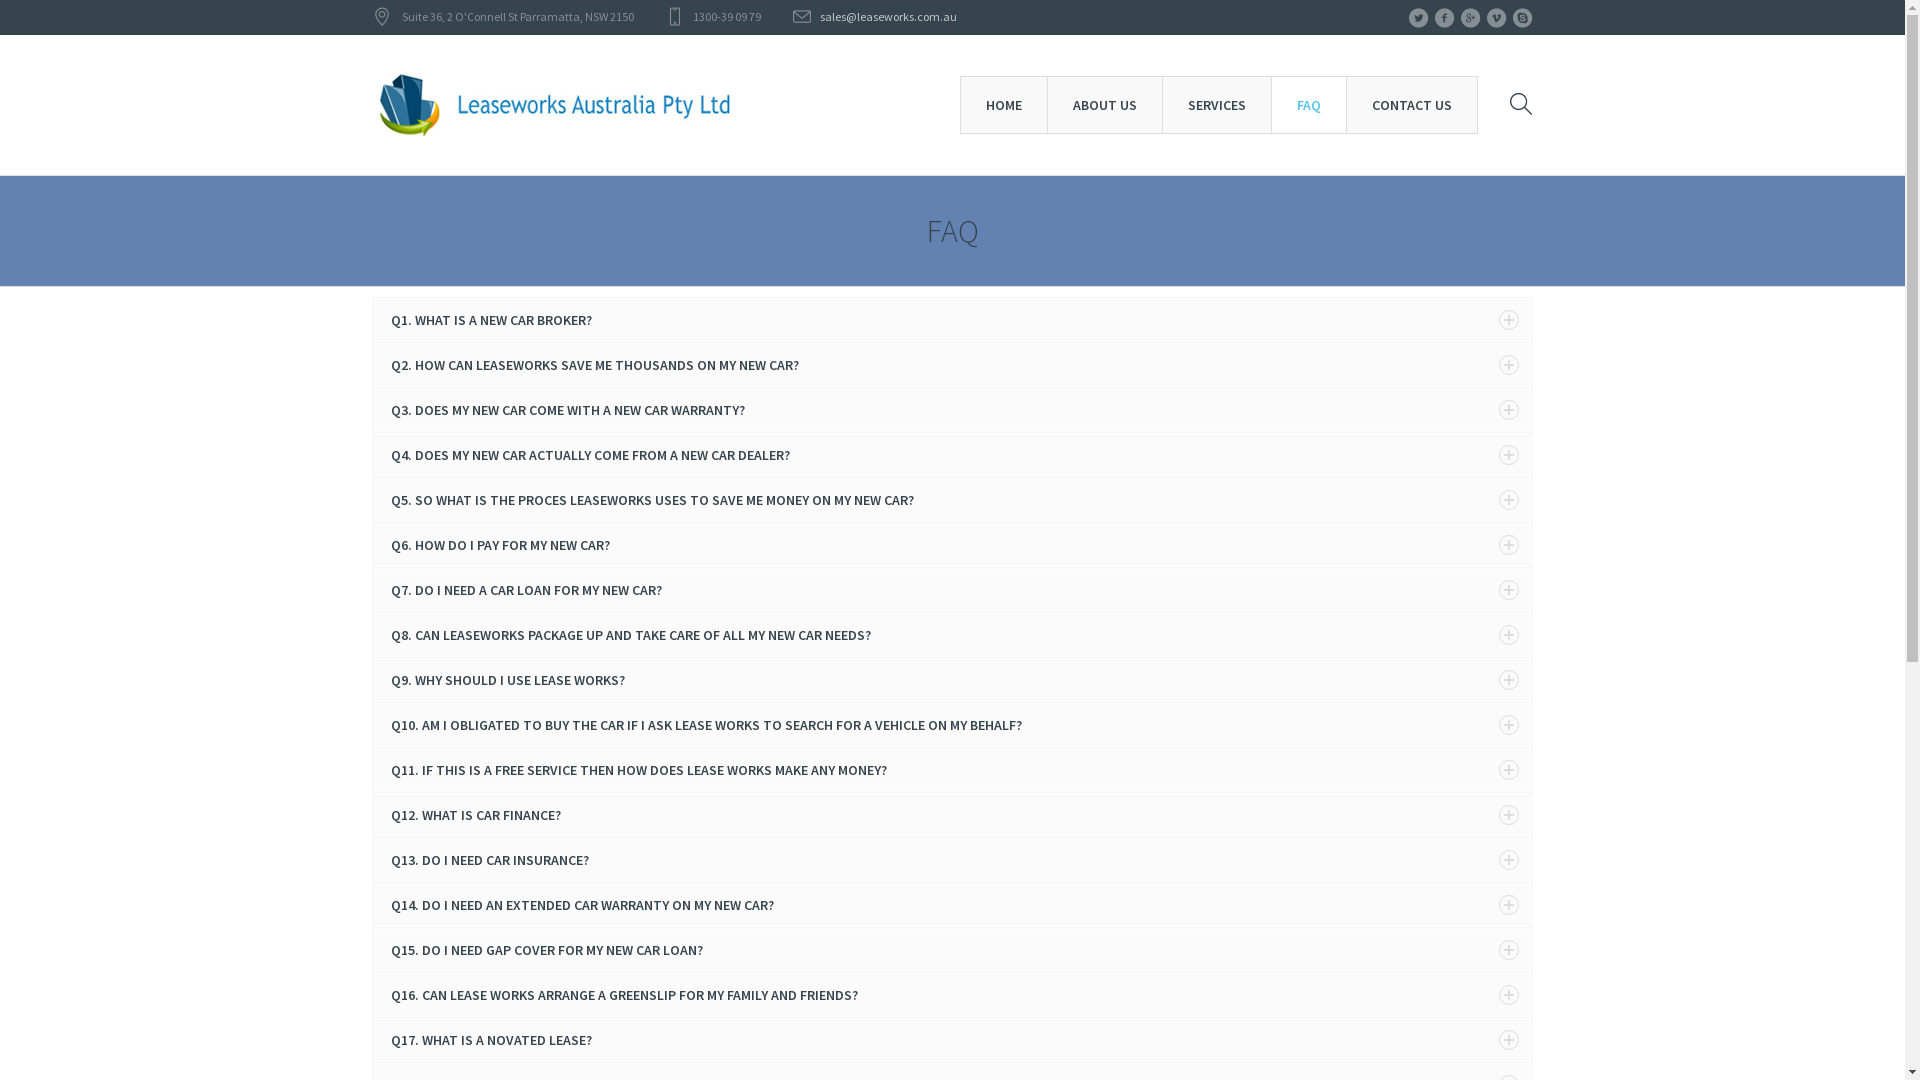  I want to click on 'Twitter', so click(1416, 18).